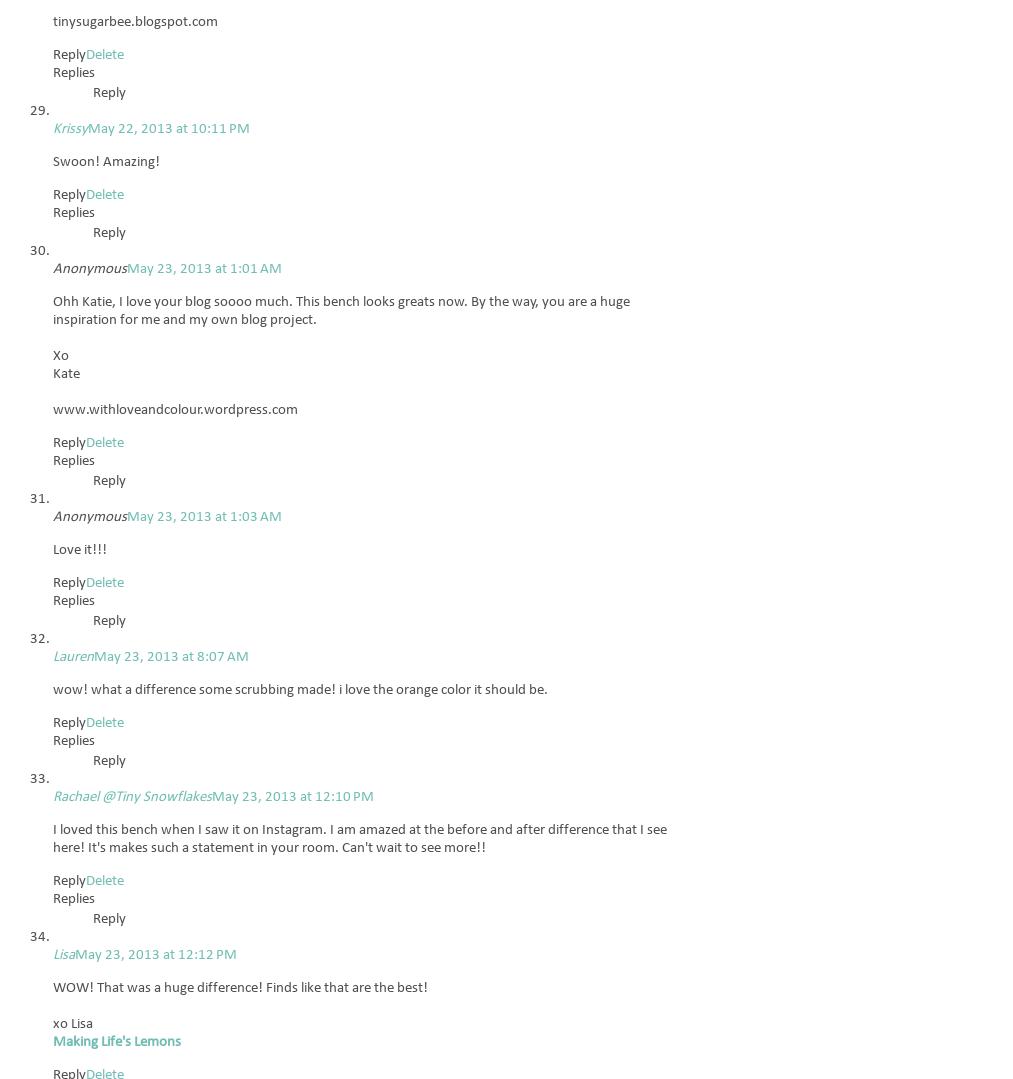 Image resolution: width=1013 pixels, height=1079 pixels. What do you see at coordinates (156, 954) in the screenshot?
I see `'May 23, 2013 at 12:12 PM'` at bounding box center [156, 954].